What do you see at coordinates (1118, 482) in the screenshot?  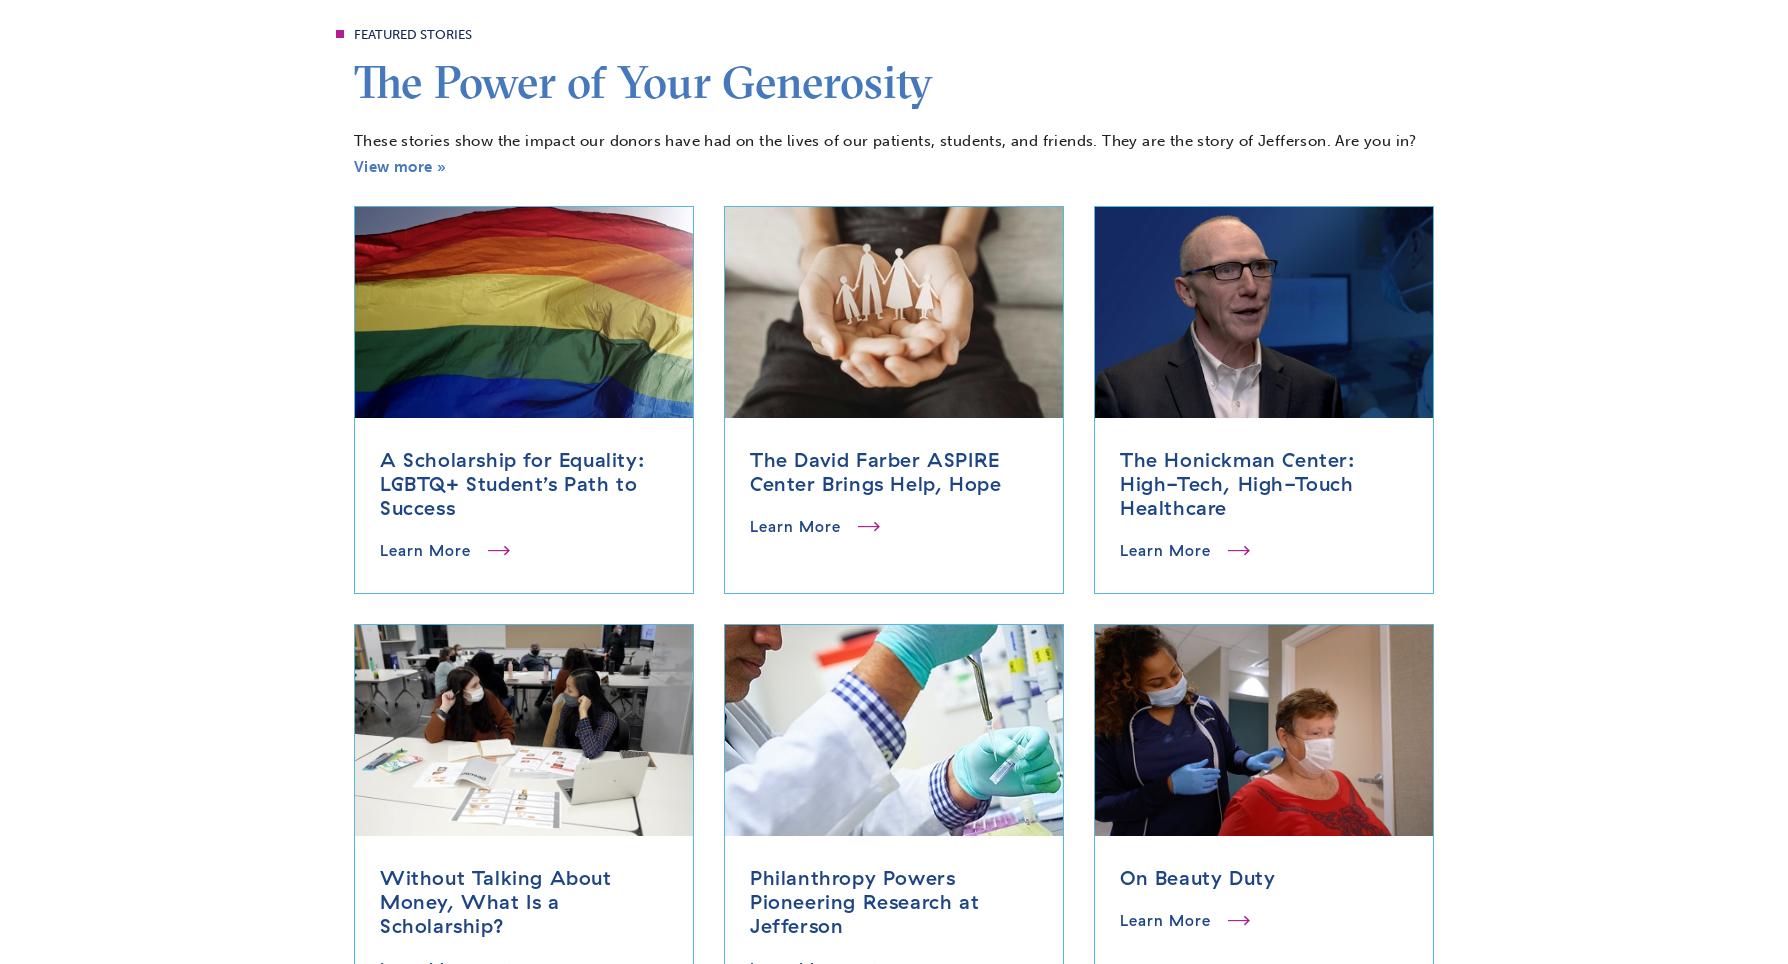 I see `'The Honickman Center: High-Tech, High-Touch Healthcare'` at bounding box center [1118, 482].